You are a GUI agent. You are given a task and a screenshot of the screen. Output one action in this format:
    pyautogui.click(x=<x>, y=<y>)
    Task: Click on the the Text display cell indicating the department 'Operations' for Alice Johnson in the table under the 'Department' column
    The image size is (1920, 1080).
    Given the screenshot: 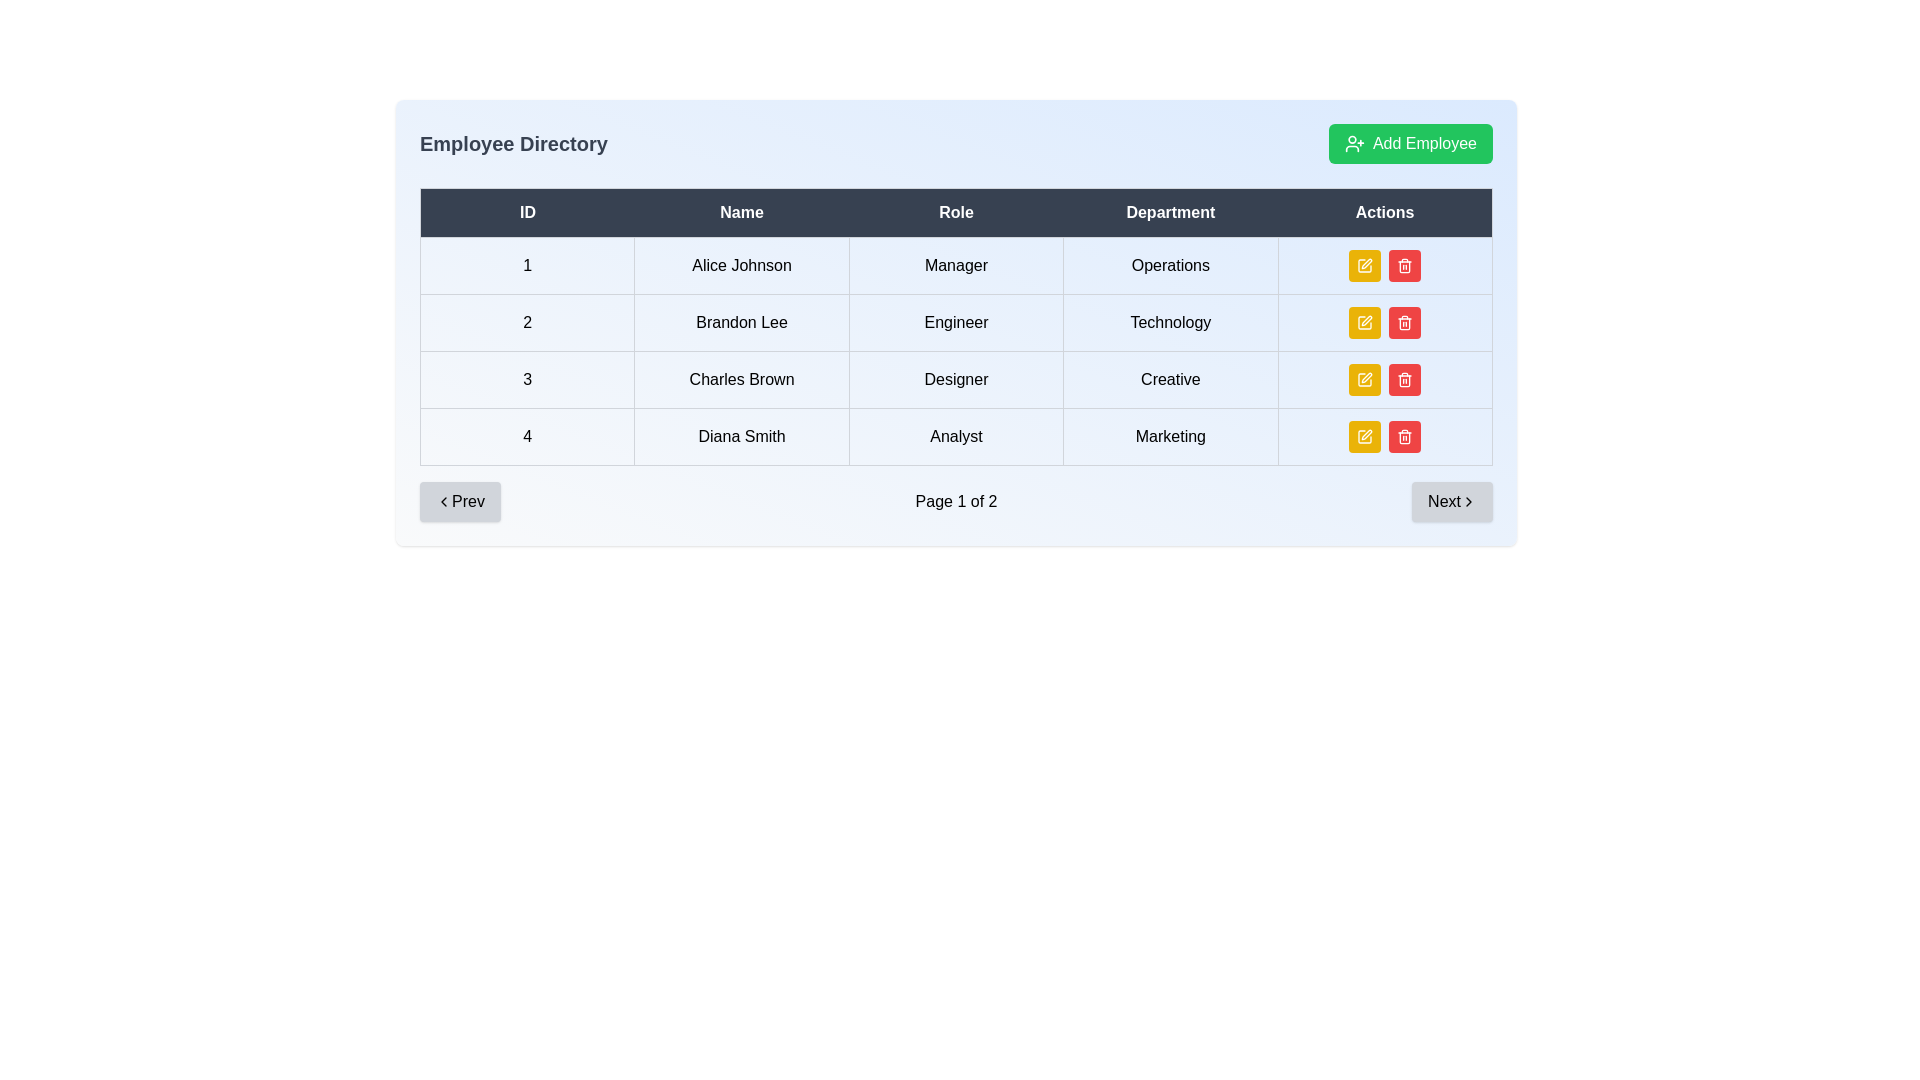 What is the action you would take?
    pyautogui.click(x=1170, y=265)
    